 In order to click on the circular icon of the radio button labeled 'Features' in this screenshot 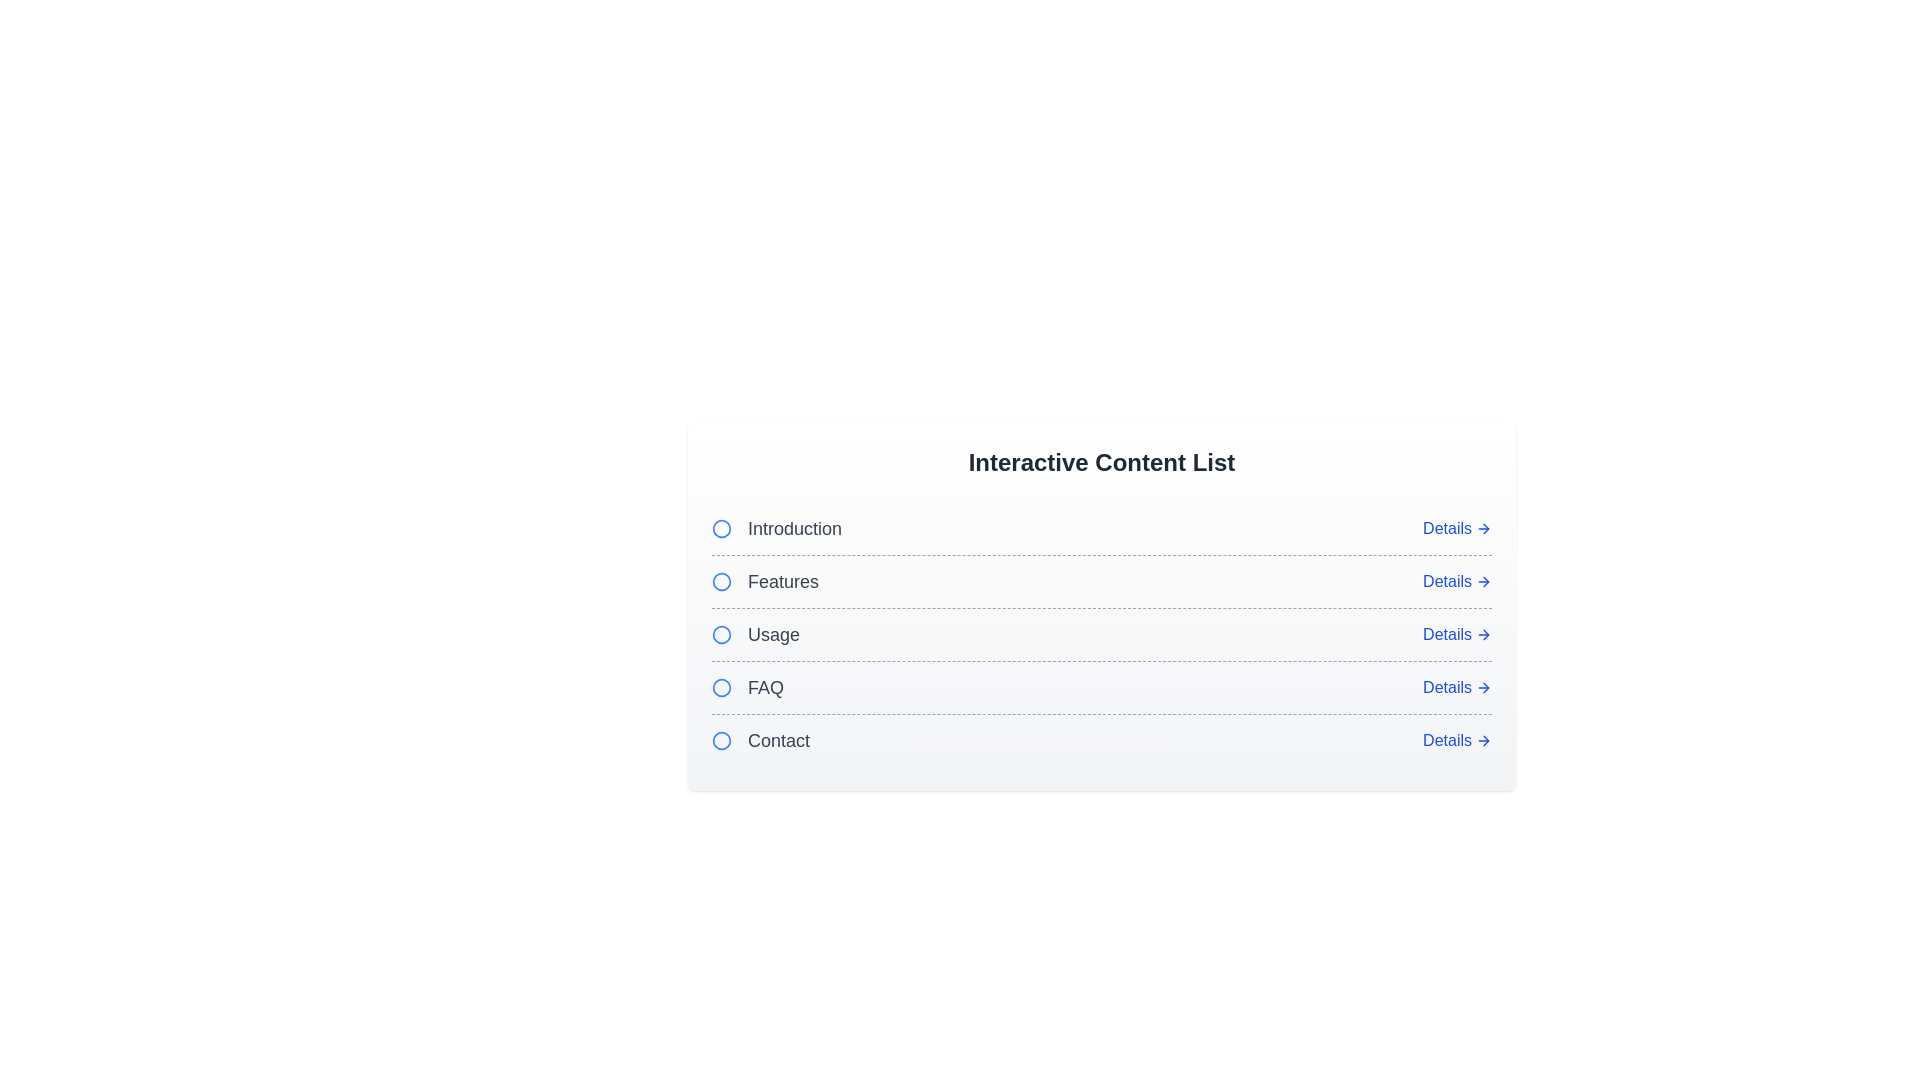, I will do `click(764, 582)`.